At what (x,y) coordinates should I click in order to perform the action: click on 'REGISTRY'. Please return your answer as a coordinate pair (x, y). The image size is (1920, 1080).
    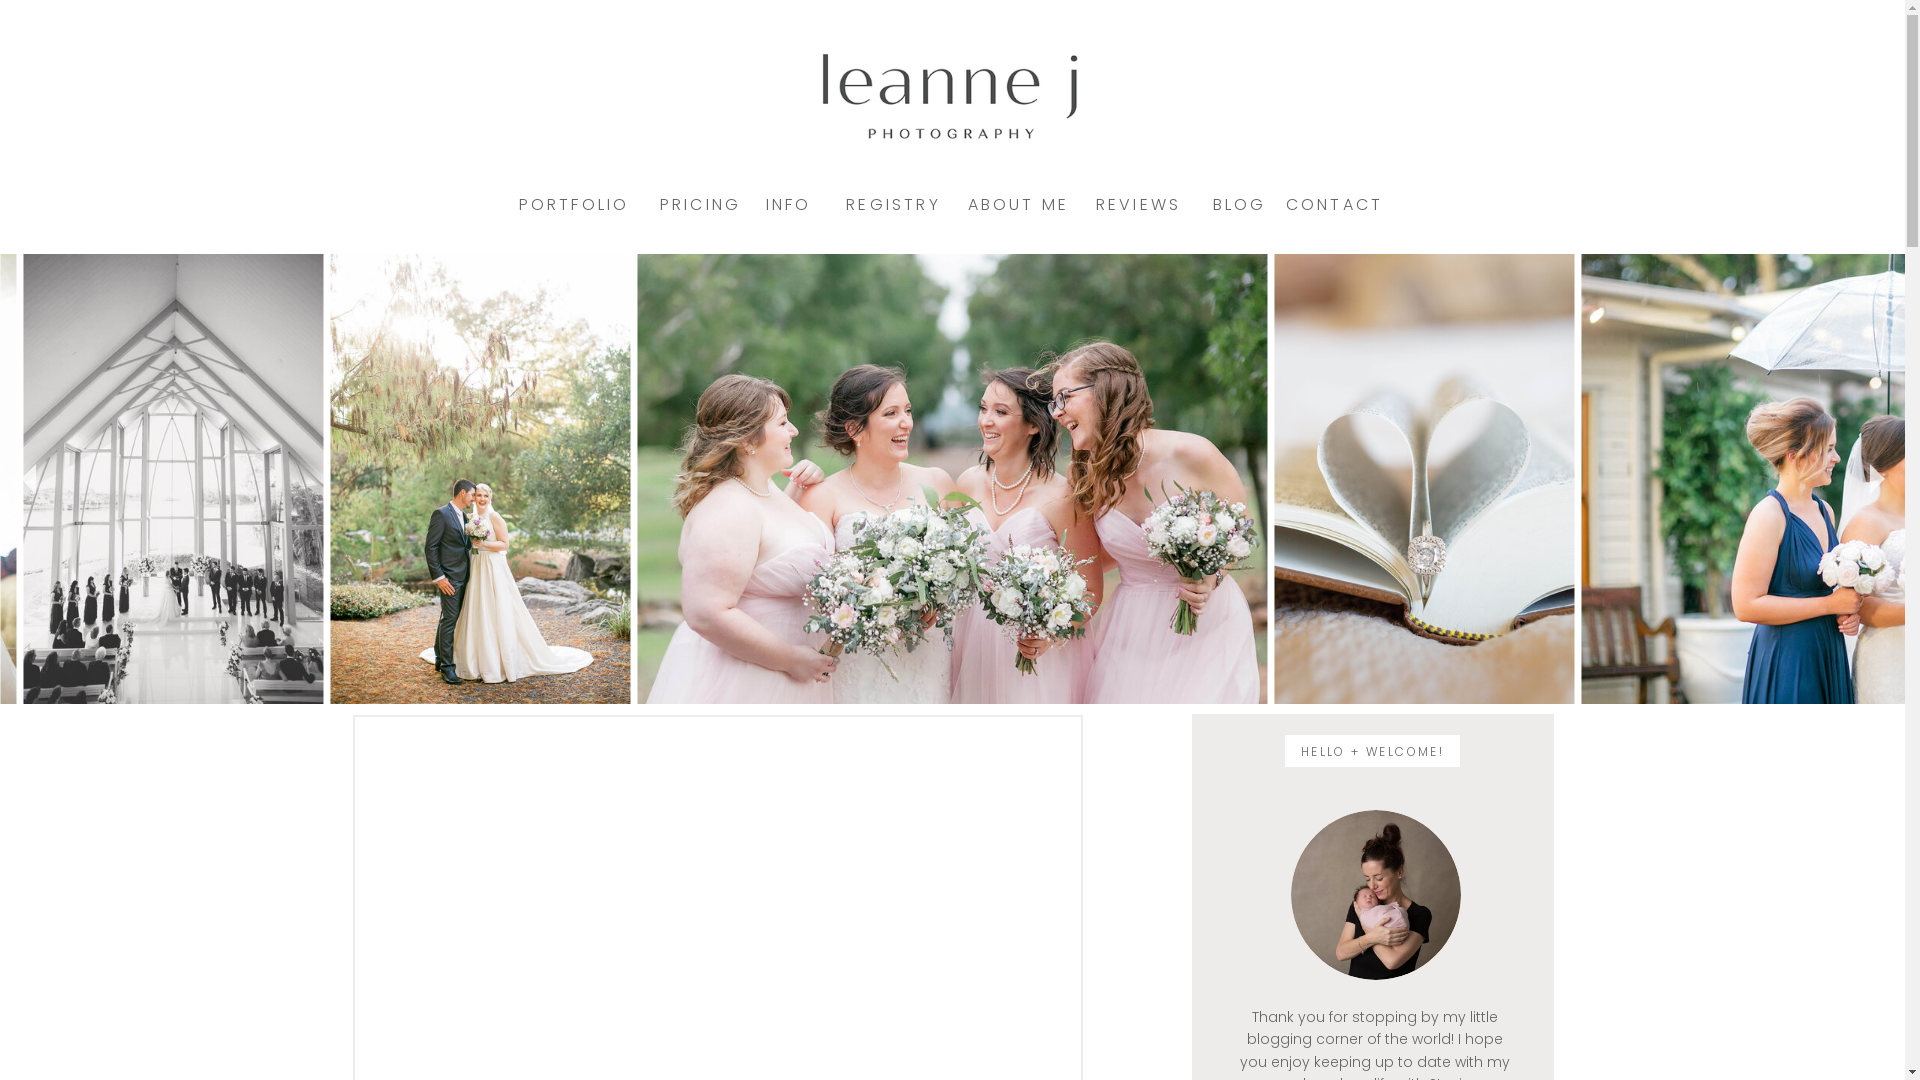
    Looking at the image, I should click on (841, 204).